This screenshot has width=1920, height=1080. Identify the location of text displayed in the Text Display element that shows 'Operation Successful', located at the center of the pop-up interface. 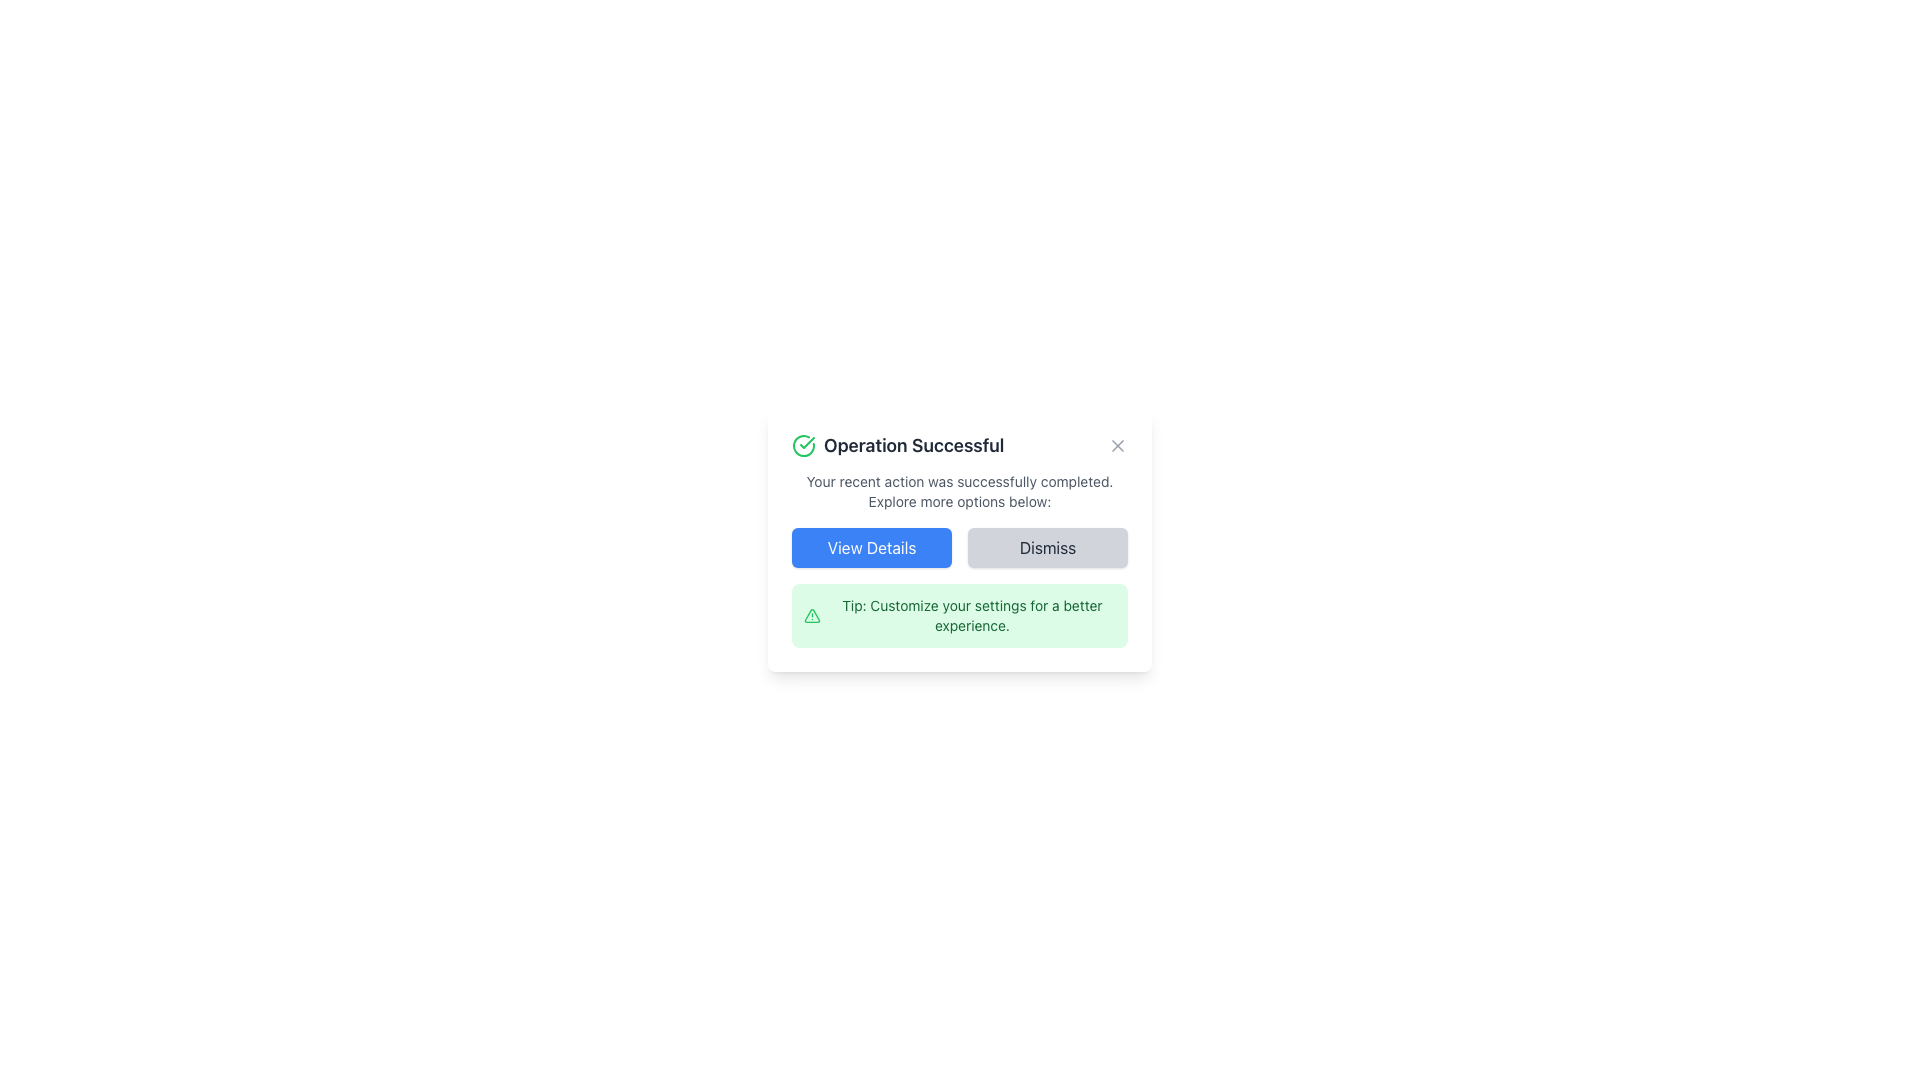
(913, 445).